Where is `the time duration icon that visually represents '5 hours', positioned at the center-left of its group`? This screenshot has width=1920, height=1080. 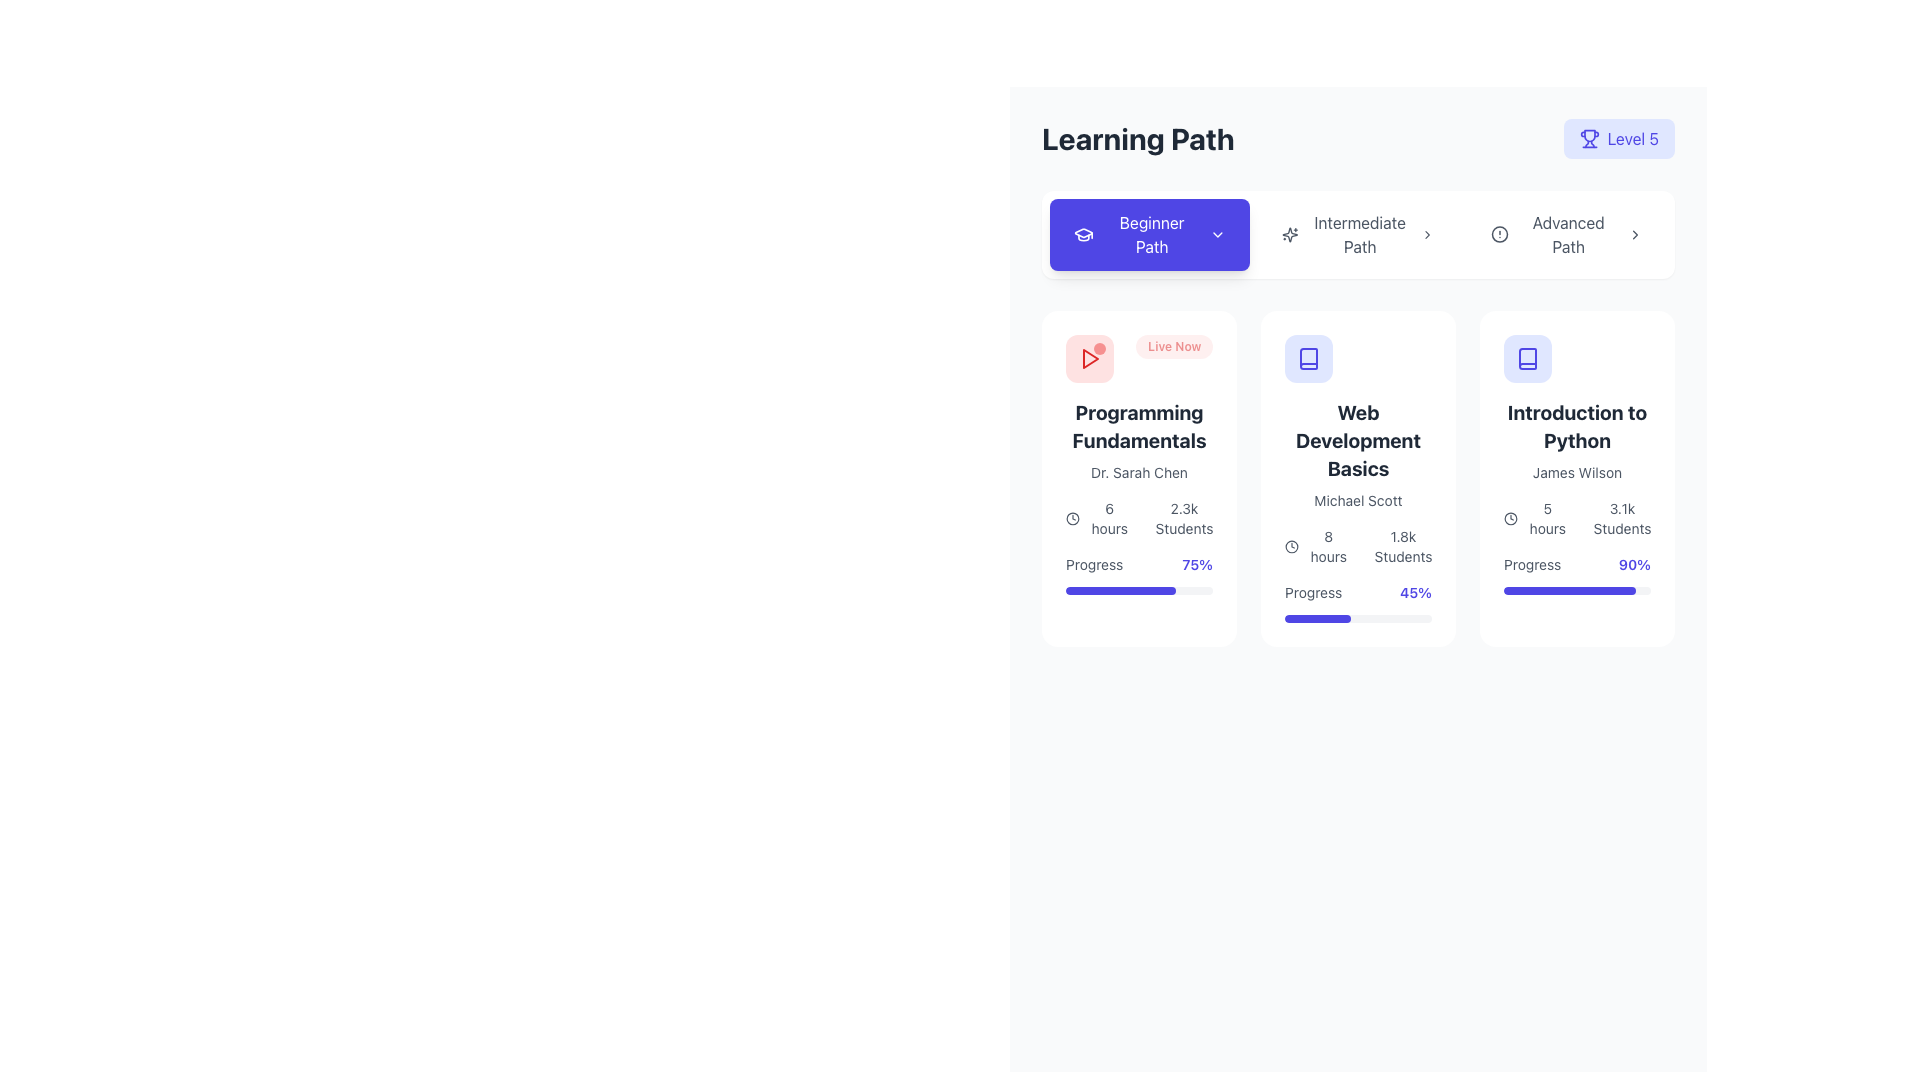 the time duration icon that visually represents '5 hours', positioned at the center-left of its group is located at coordinates (1511, 518).